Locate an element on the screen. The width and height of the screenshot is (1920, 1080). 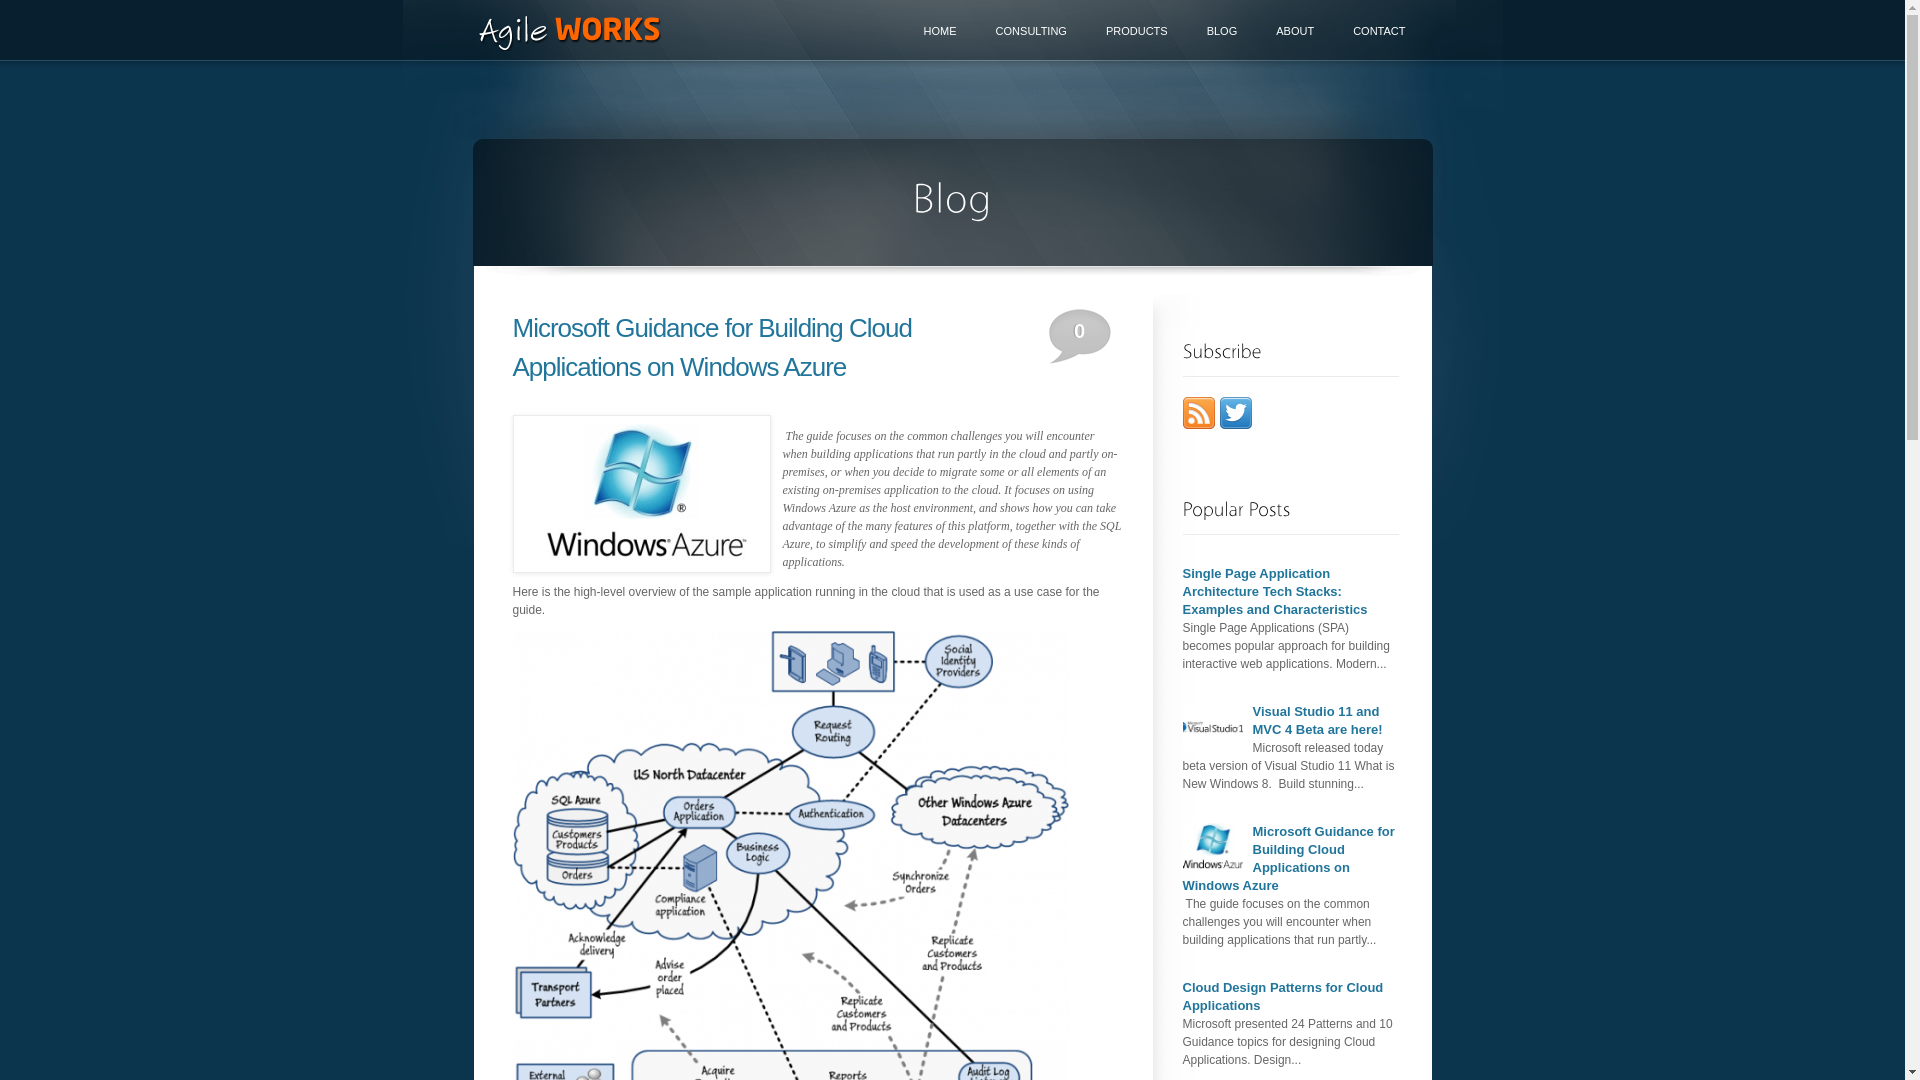
'BLOG' is located at coordinates (1190, 31).